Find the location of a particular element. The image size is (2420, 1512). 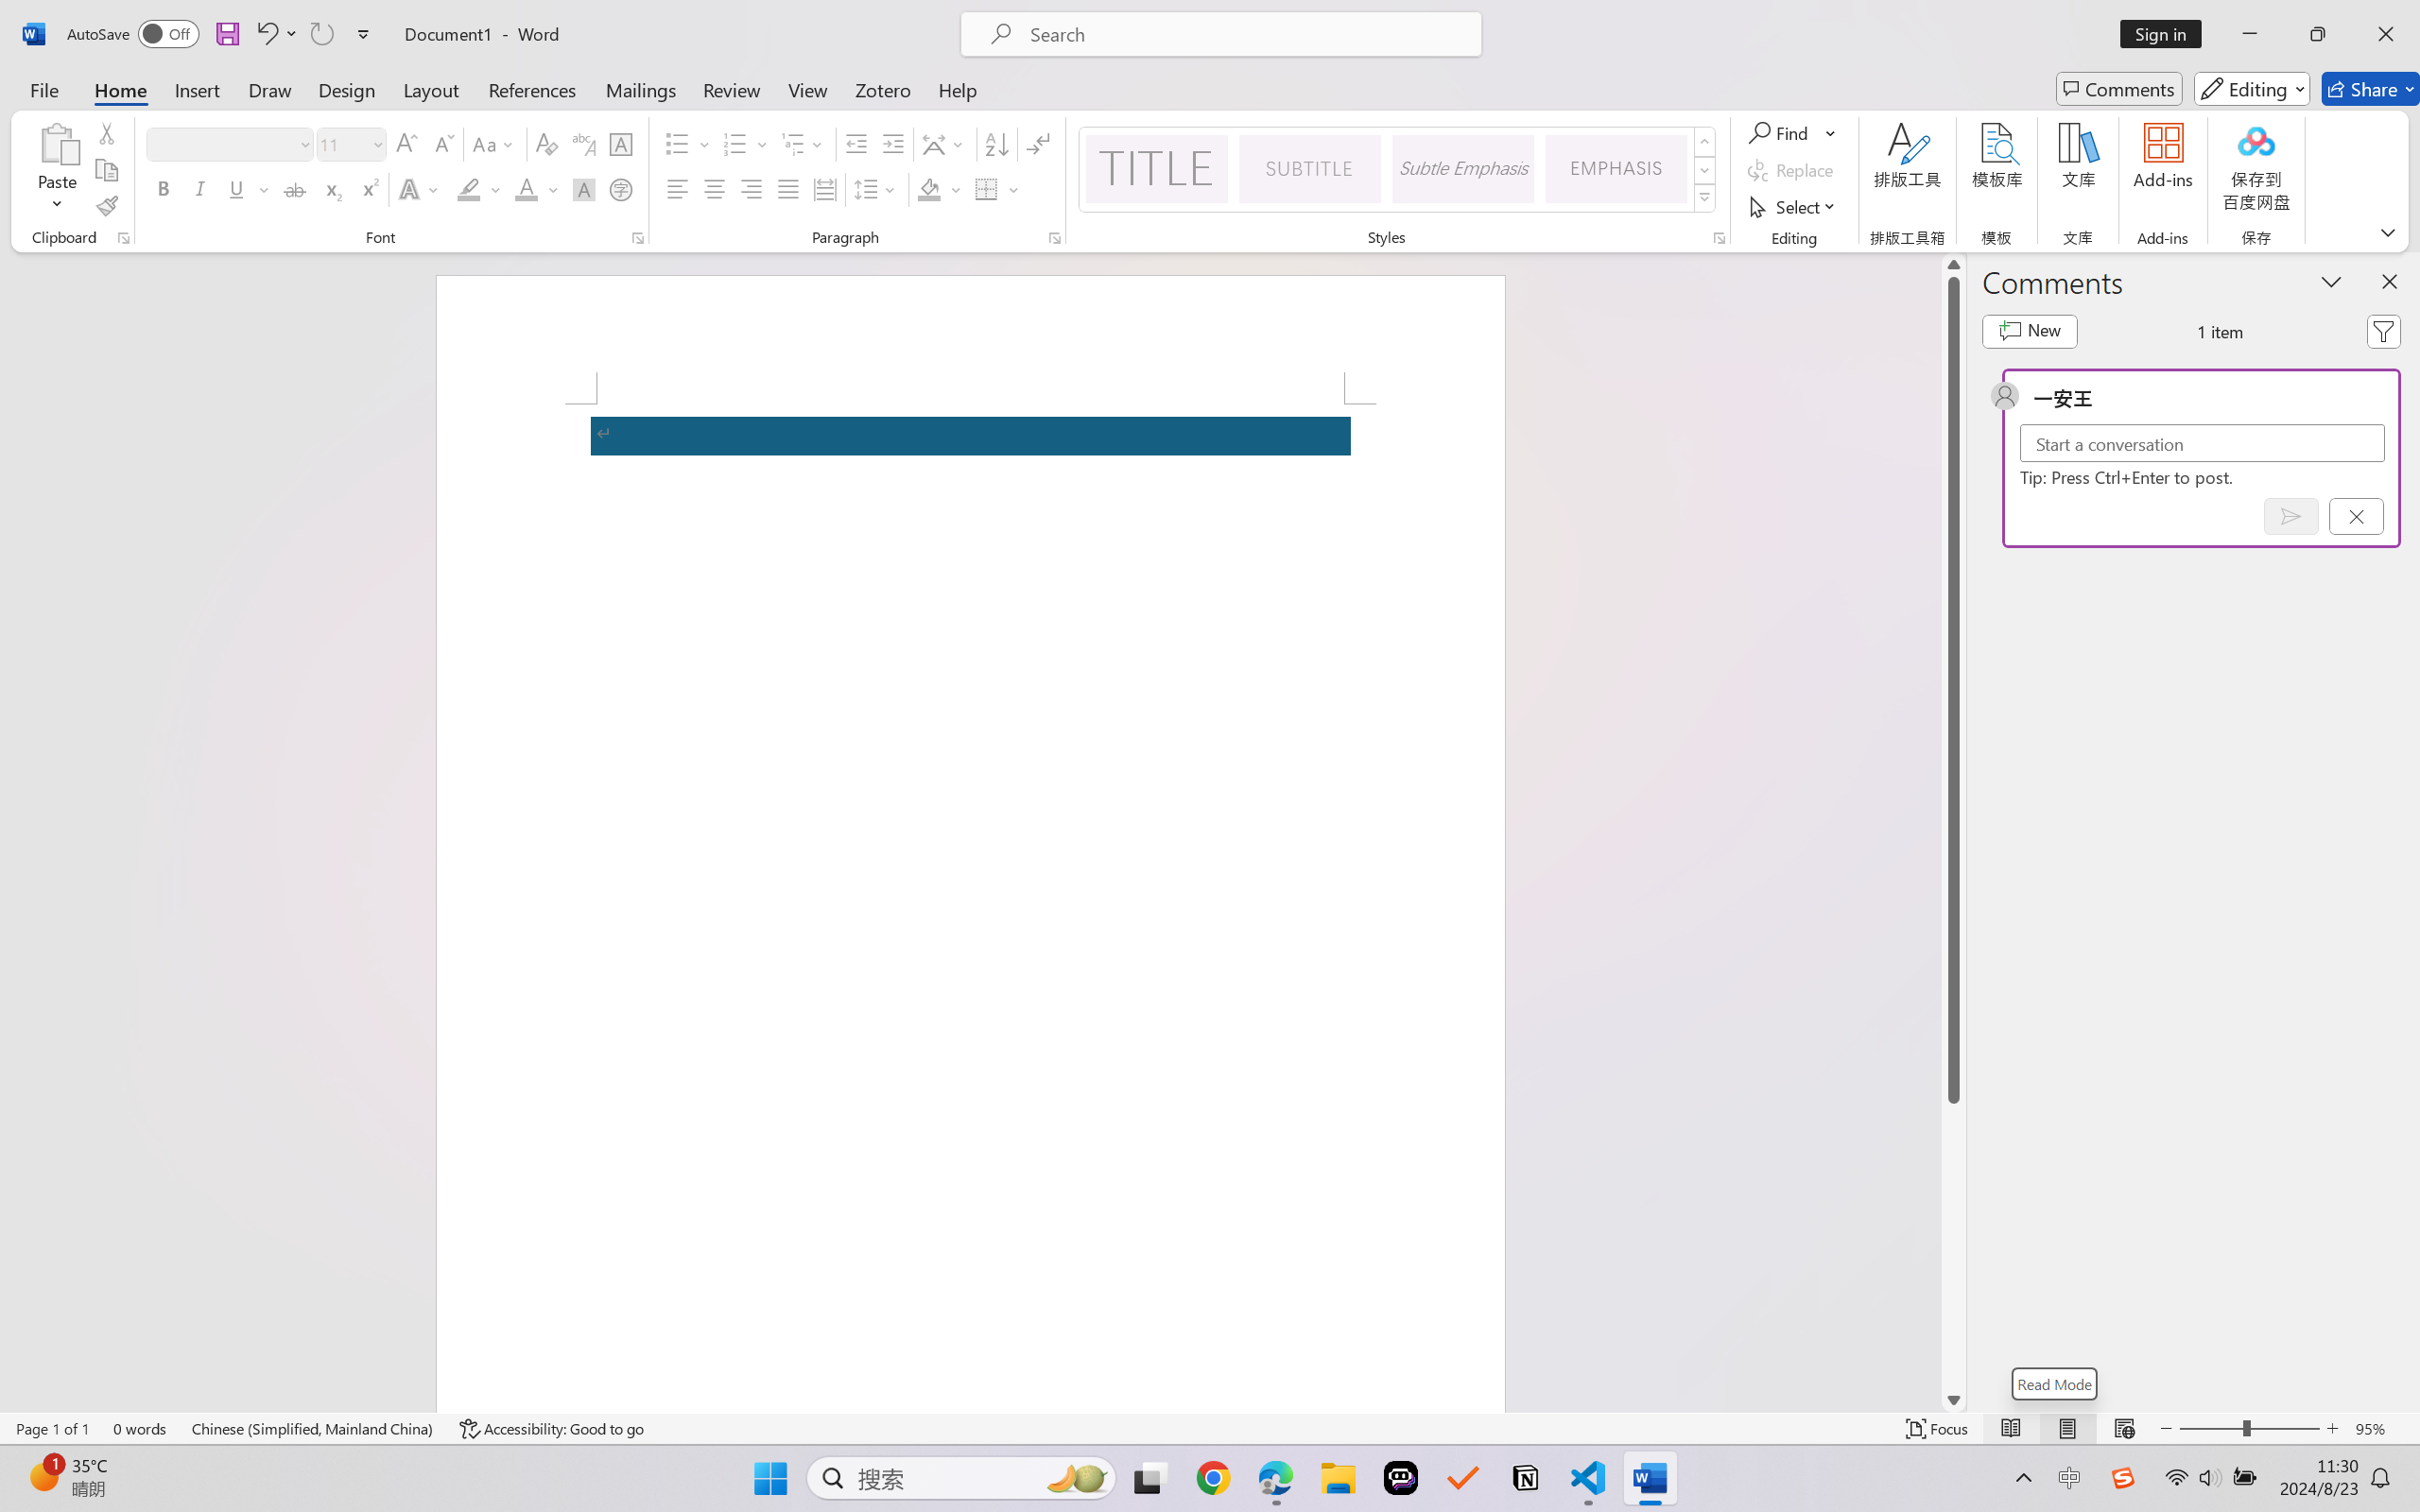

'Subtitle' is located at coordinates (1309, 168).